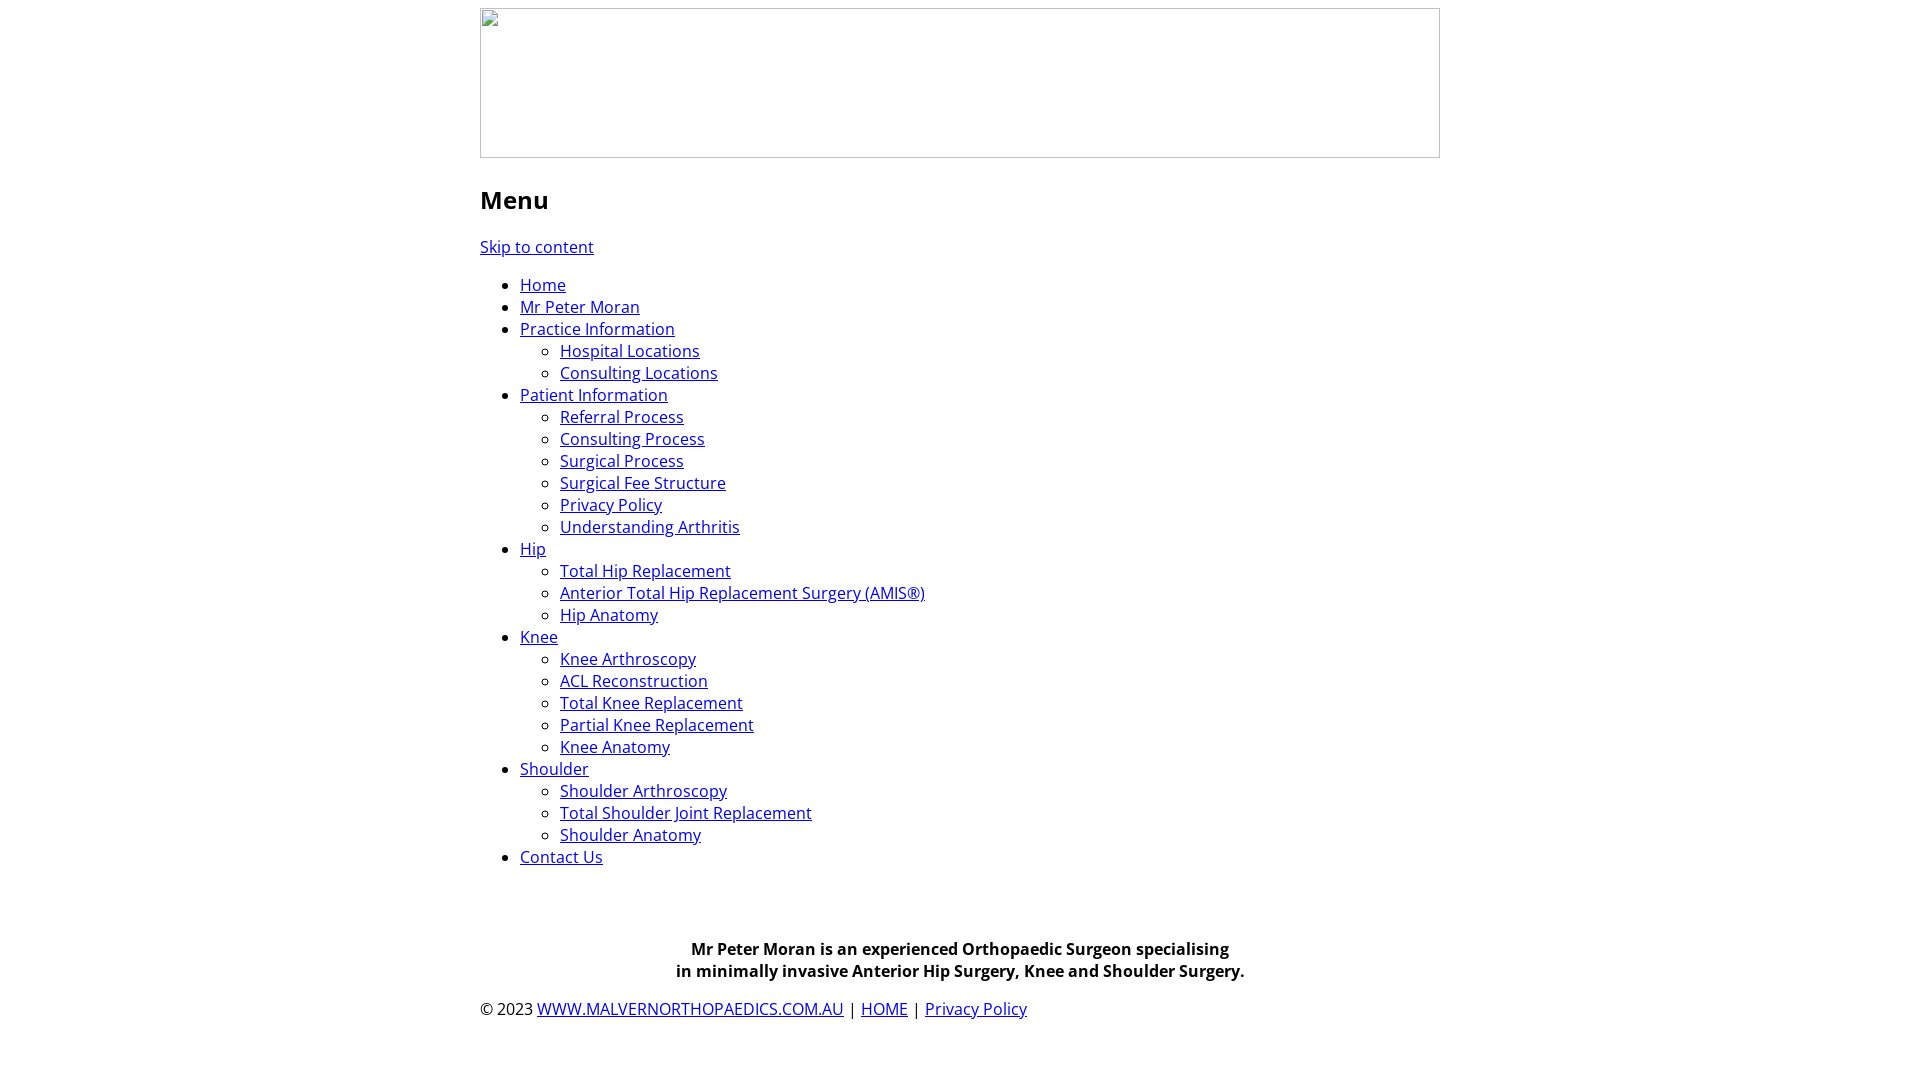  Describe the element at coordinates (621, 461) in the screenshot. I see `'Surgical Process'` at that location.